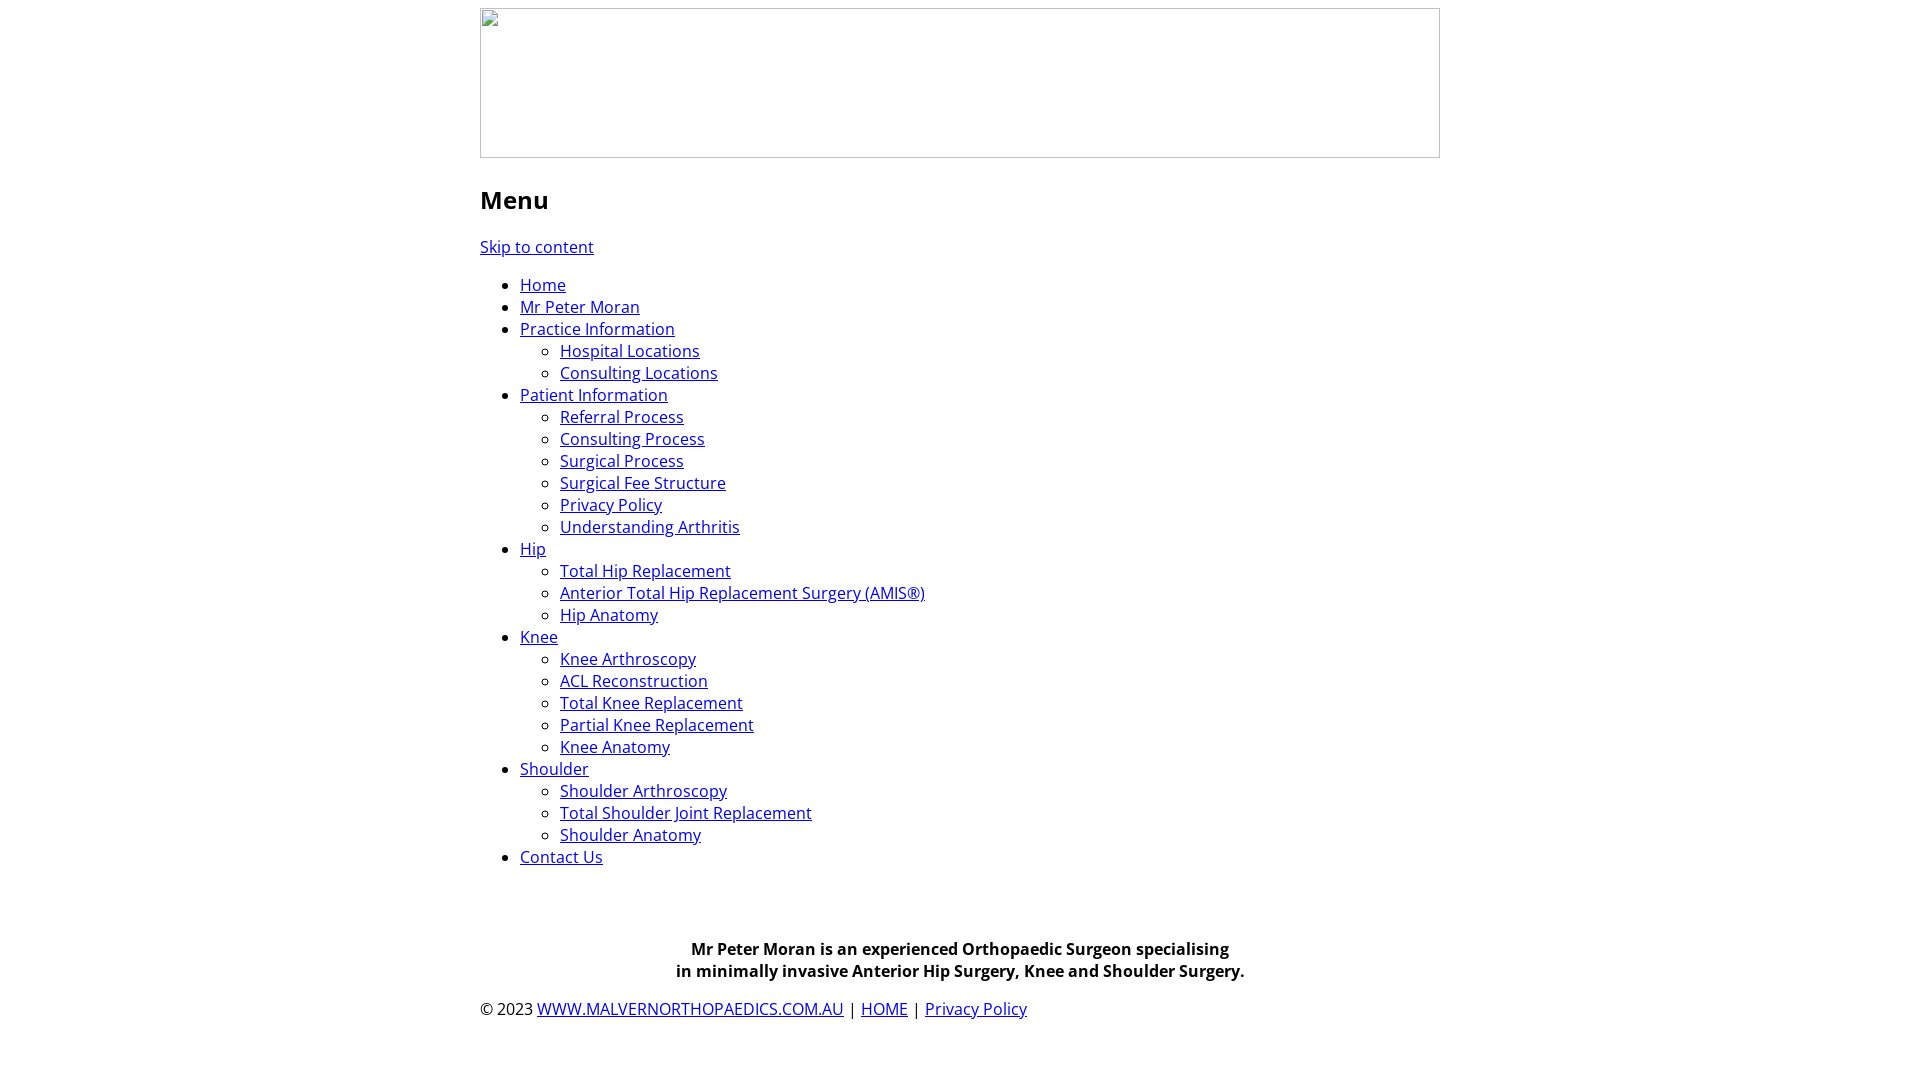  Describe the element at coordinates (621, 461) in the screenshot. I see `'Surgical Process'` at that location.